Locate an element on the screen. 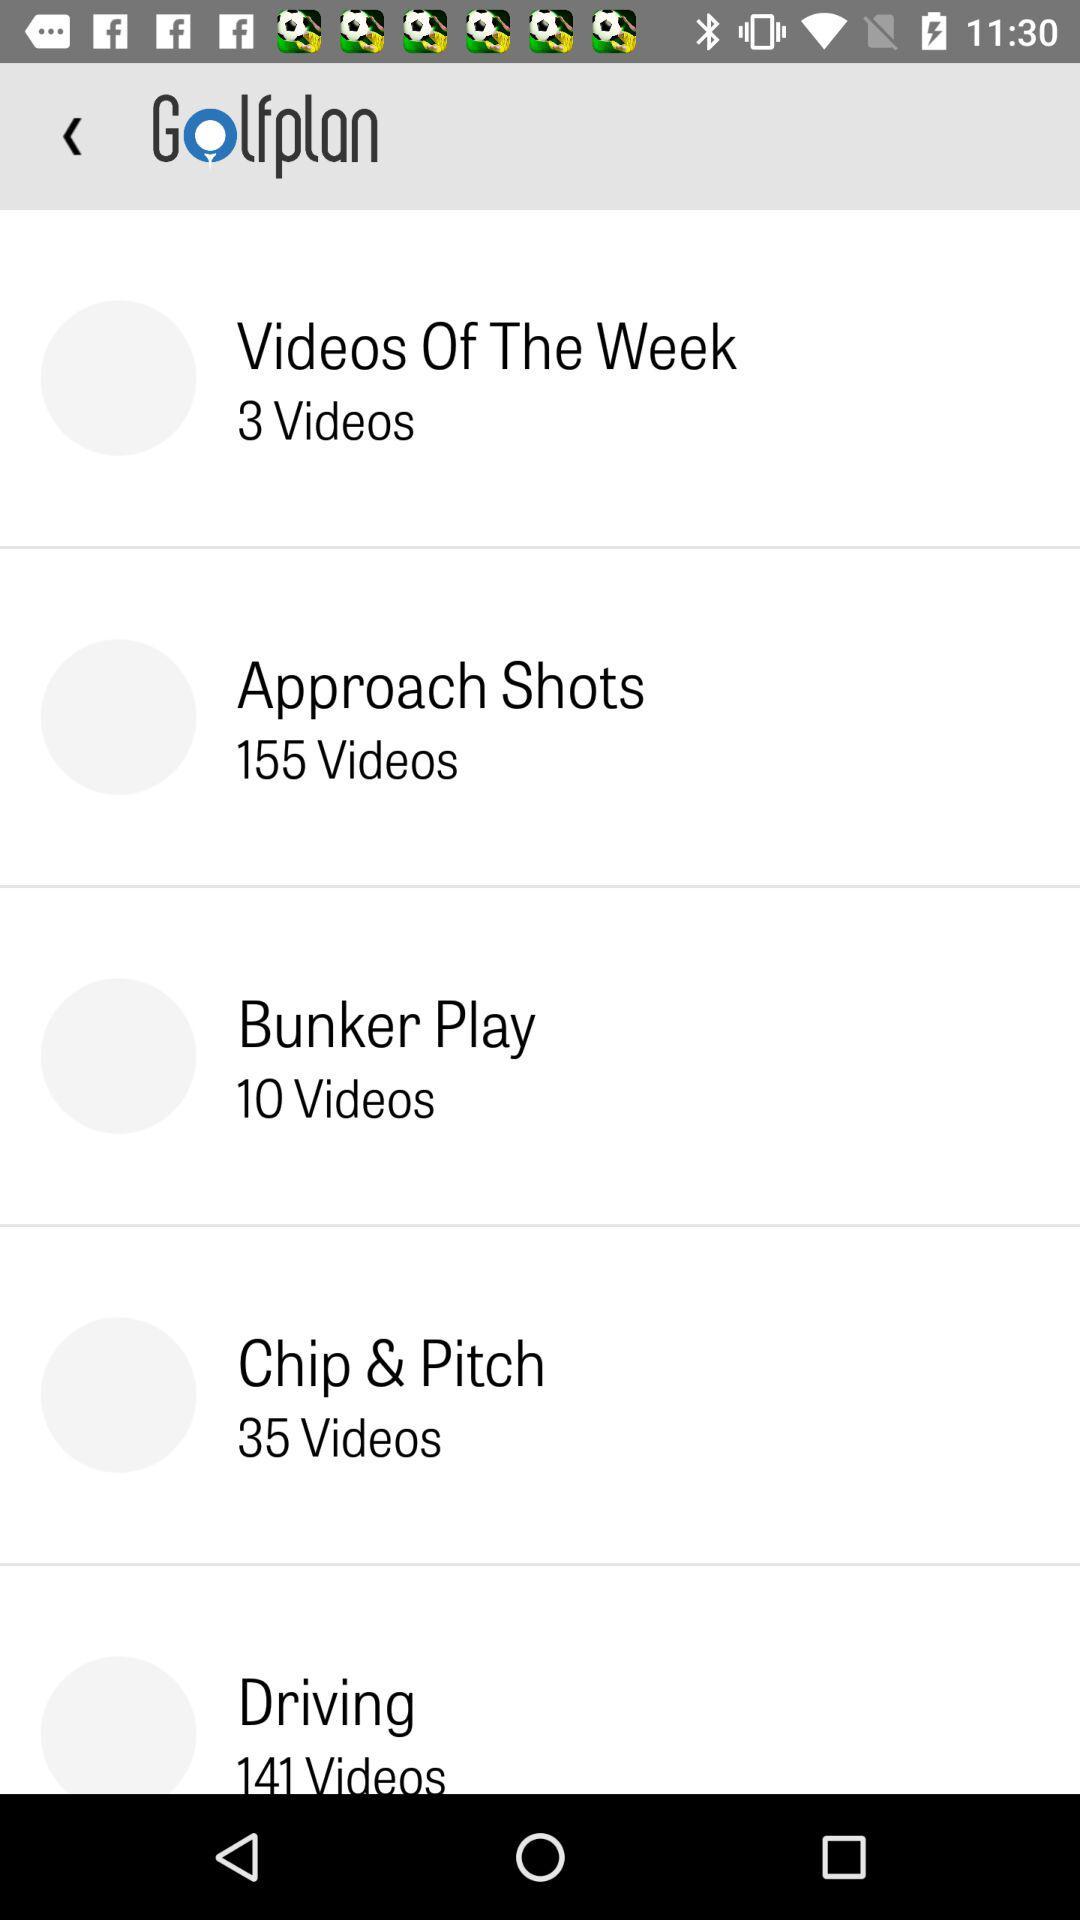 The image size is (1080, 1920). chip & pitch icon is located at coordinates (391, 1360).